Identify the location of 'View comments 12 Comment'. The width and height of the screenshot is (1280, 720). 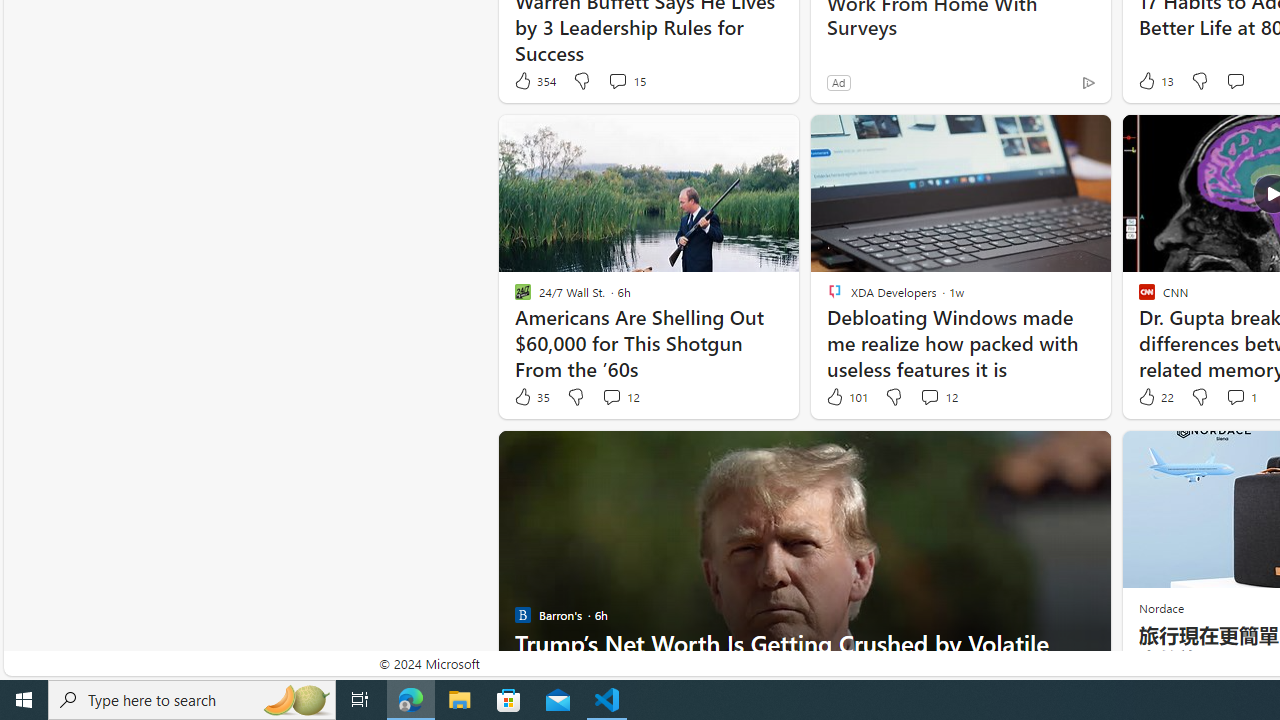
(937, 397).